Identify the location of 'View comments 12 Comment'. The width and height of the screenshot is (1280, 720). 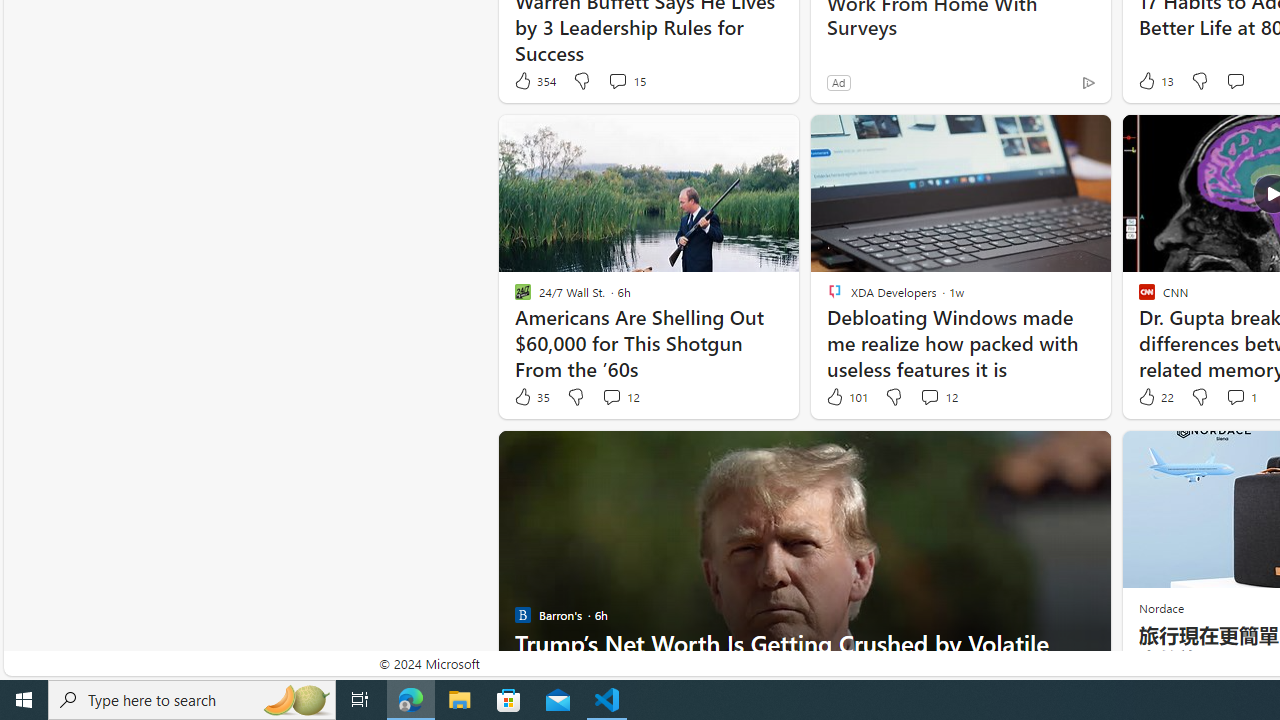
(937, 397).